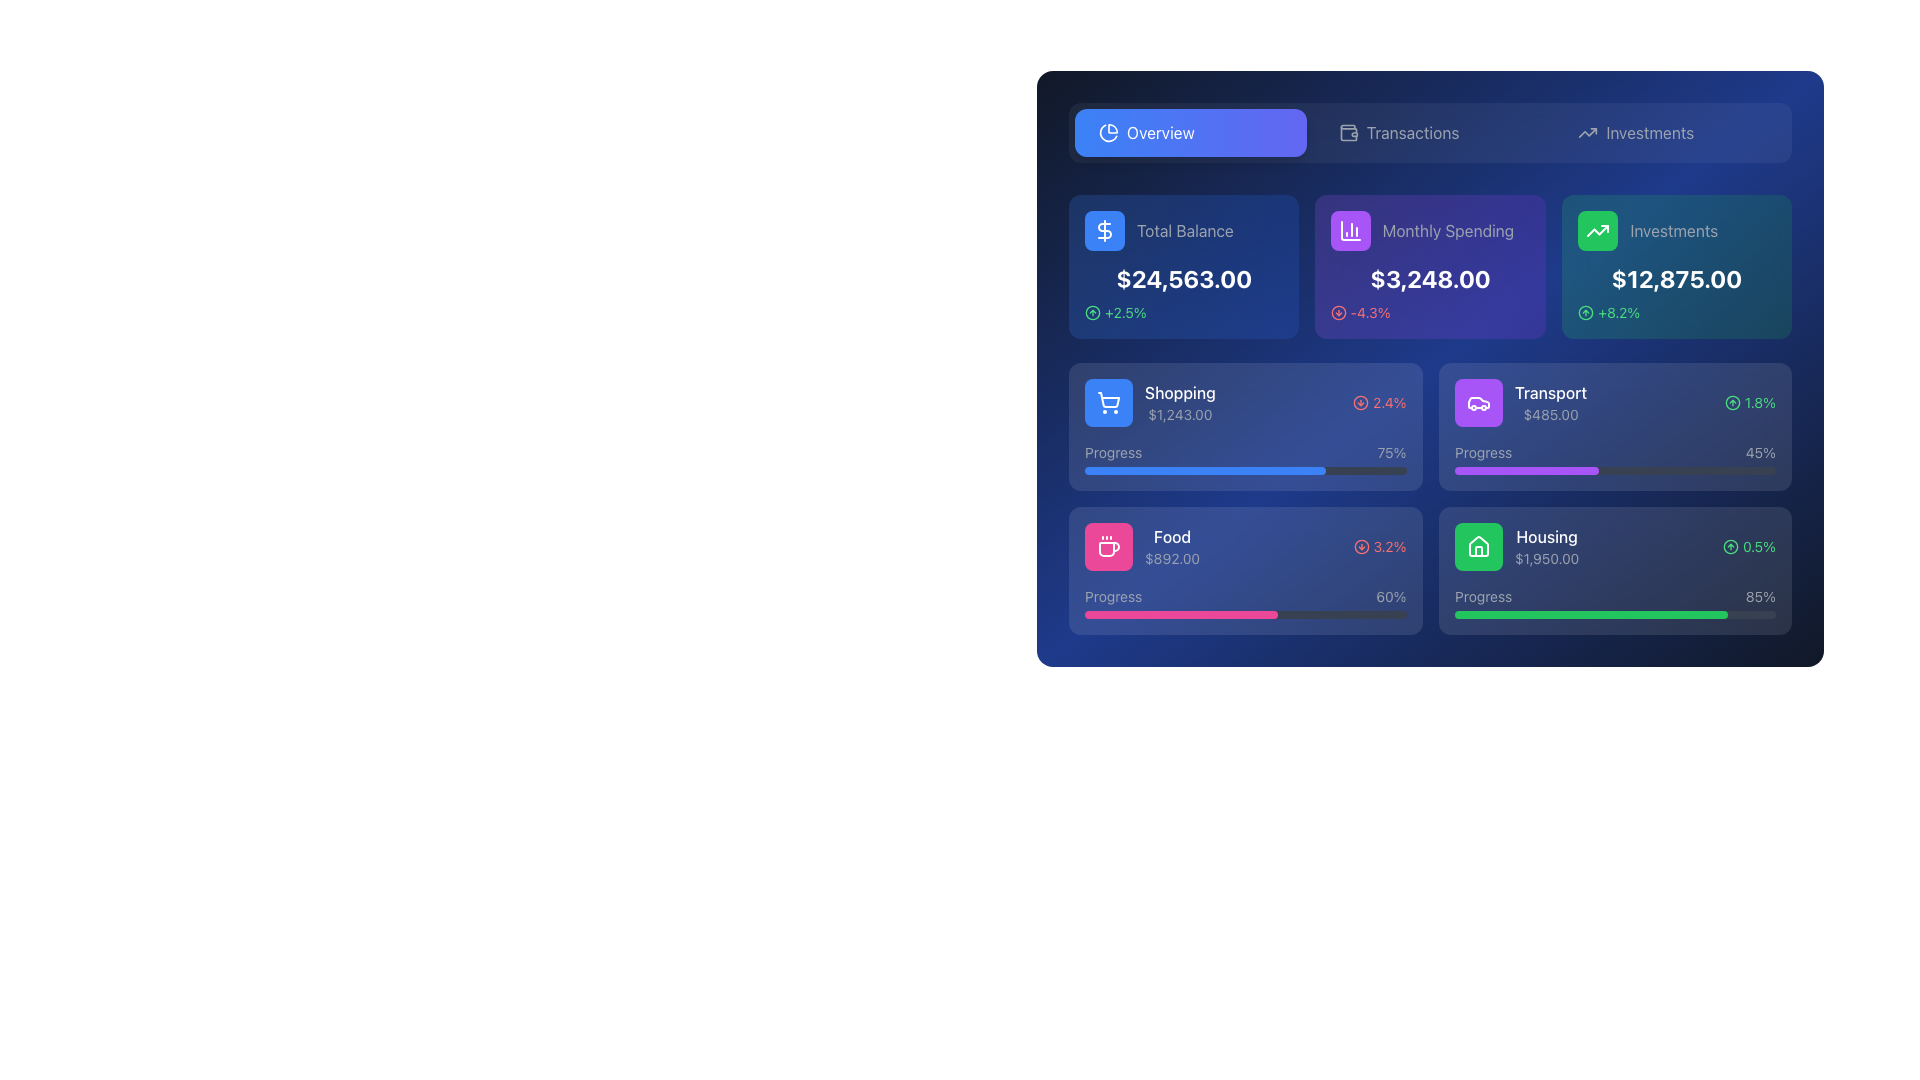  Describe the element at coordinates (1244, 470) in the screenshot. I see `the Progress bar located within the 'Shopping' card, positioned below the 'Progress' title and to the left of the 75% percentage value` at that location.